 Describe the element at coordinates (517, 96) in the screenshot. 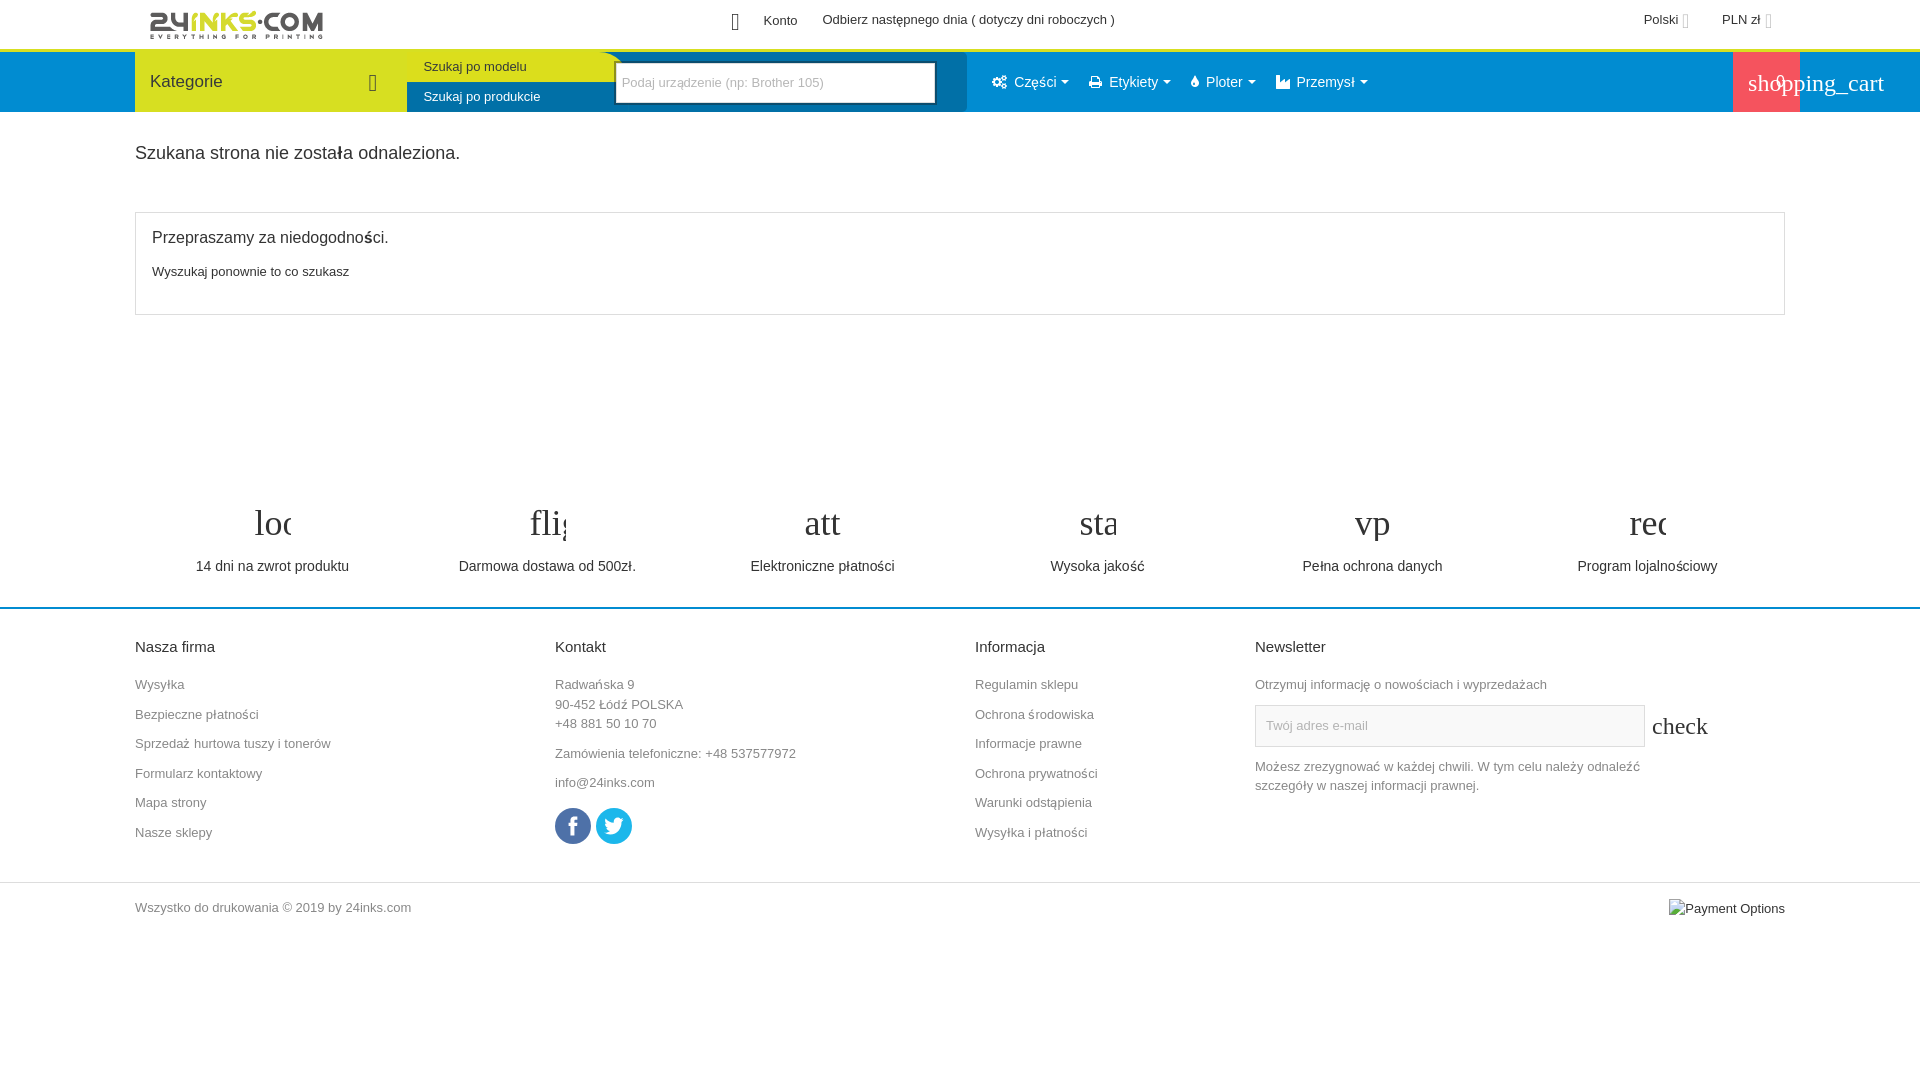

I see `'Szukaj po produkcie'` at that location.